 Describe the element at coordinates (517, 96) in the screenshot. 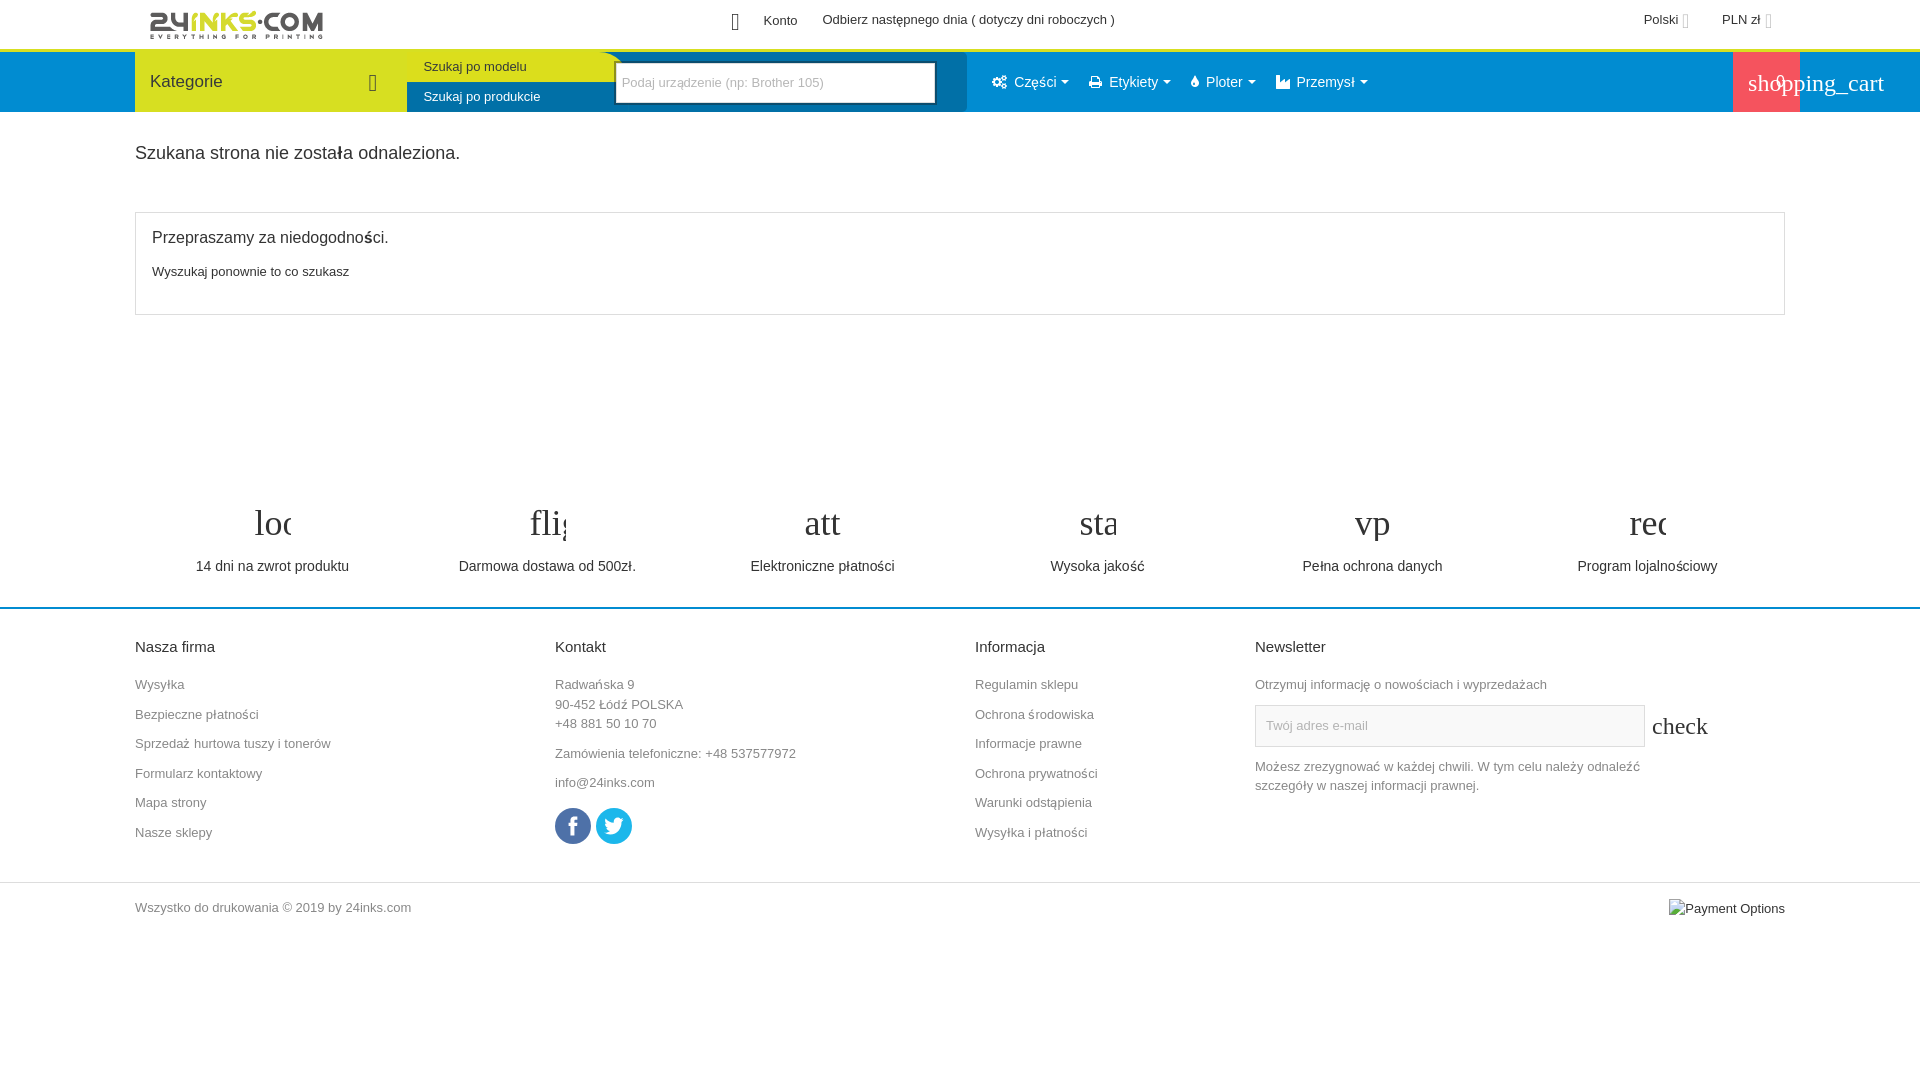

I see `'Szukaj po produkcie'` at that location.